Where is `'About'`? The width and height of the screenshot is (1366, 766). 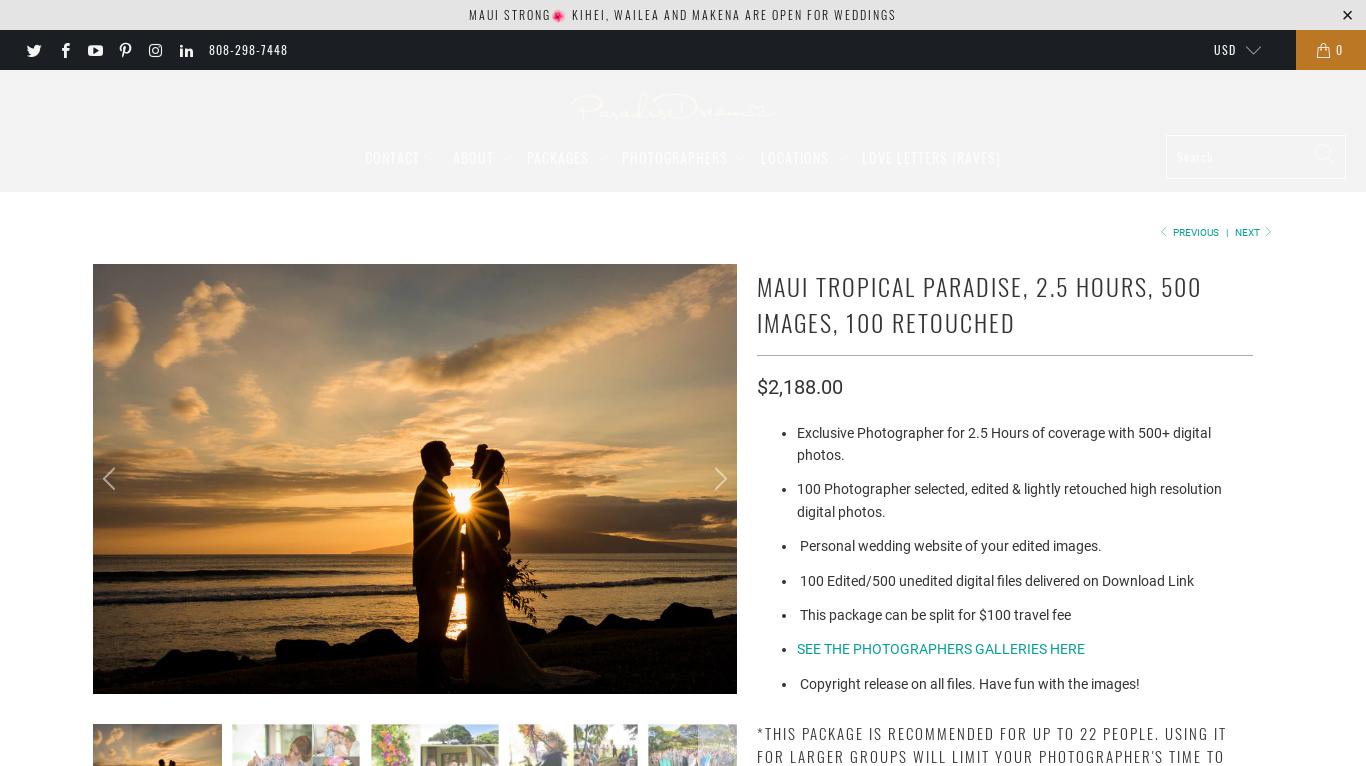
'About' is located at coordinates (474, 155).